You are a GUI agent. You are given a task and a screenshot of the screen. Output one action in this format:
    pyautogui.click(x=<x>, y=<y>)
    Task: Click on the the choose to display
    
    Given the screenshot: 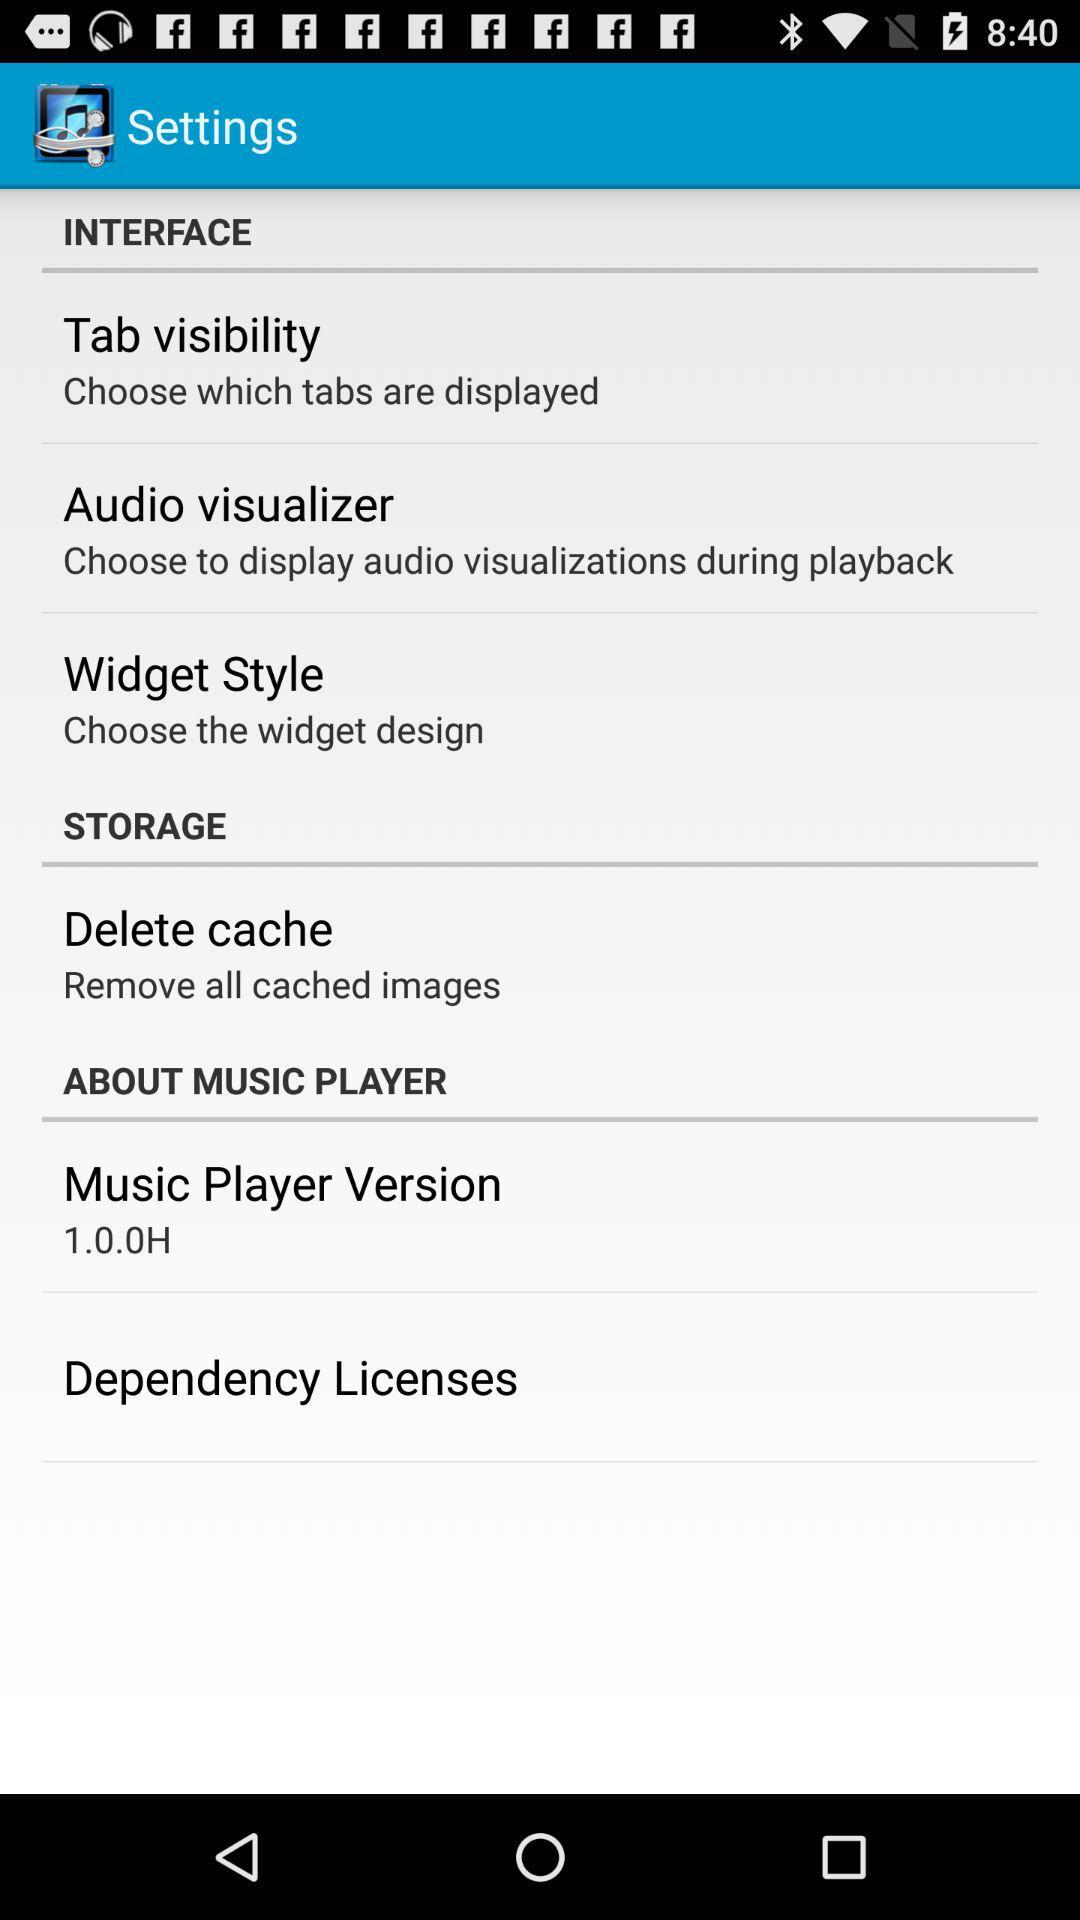 What is the action you would take?
    pyautogui.click(x=507, y=559)
    